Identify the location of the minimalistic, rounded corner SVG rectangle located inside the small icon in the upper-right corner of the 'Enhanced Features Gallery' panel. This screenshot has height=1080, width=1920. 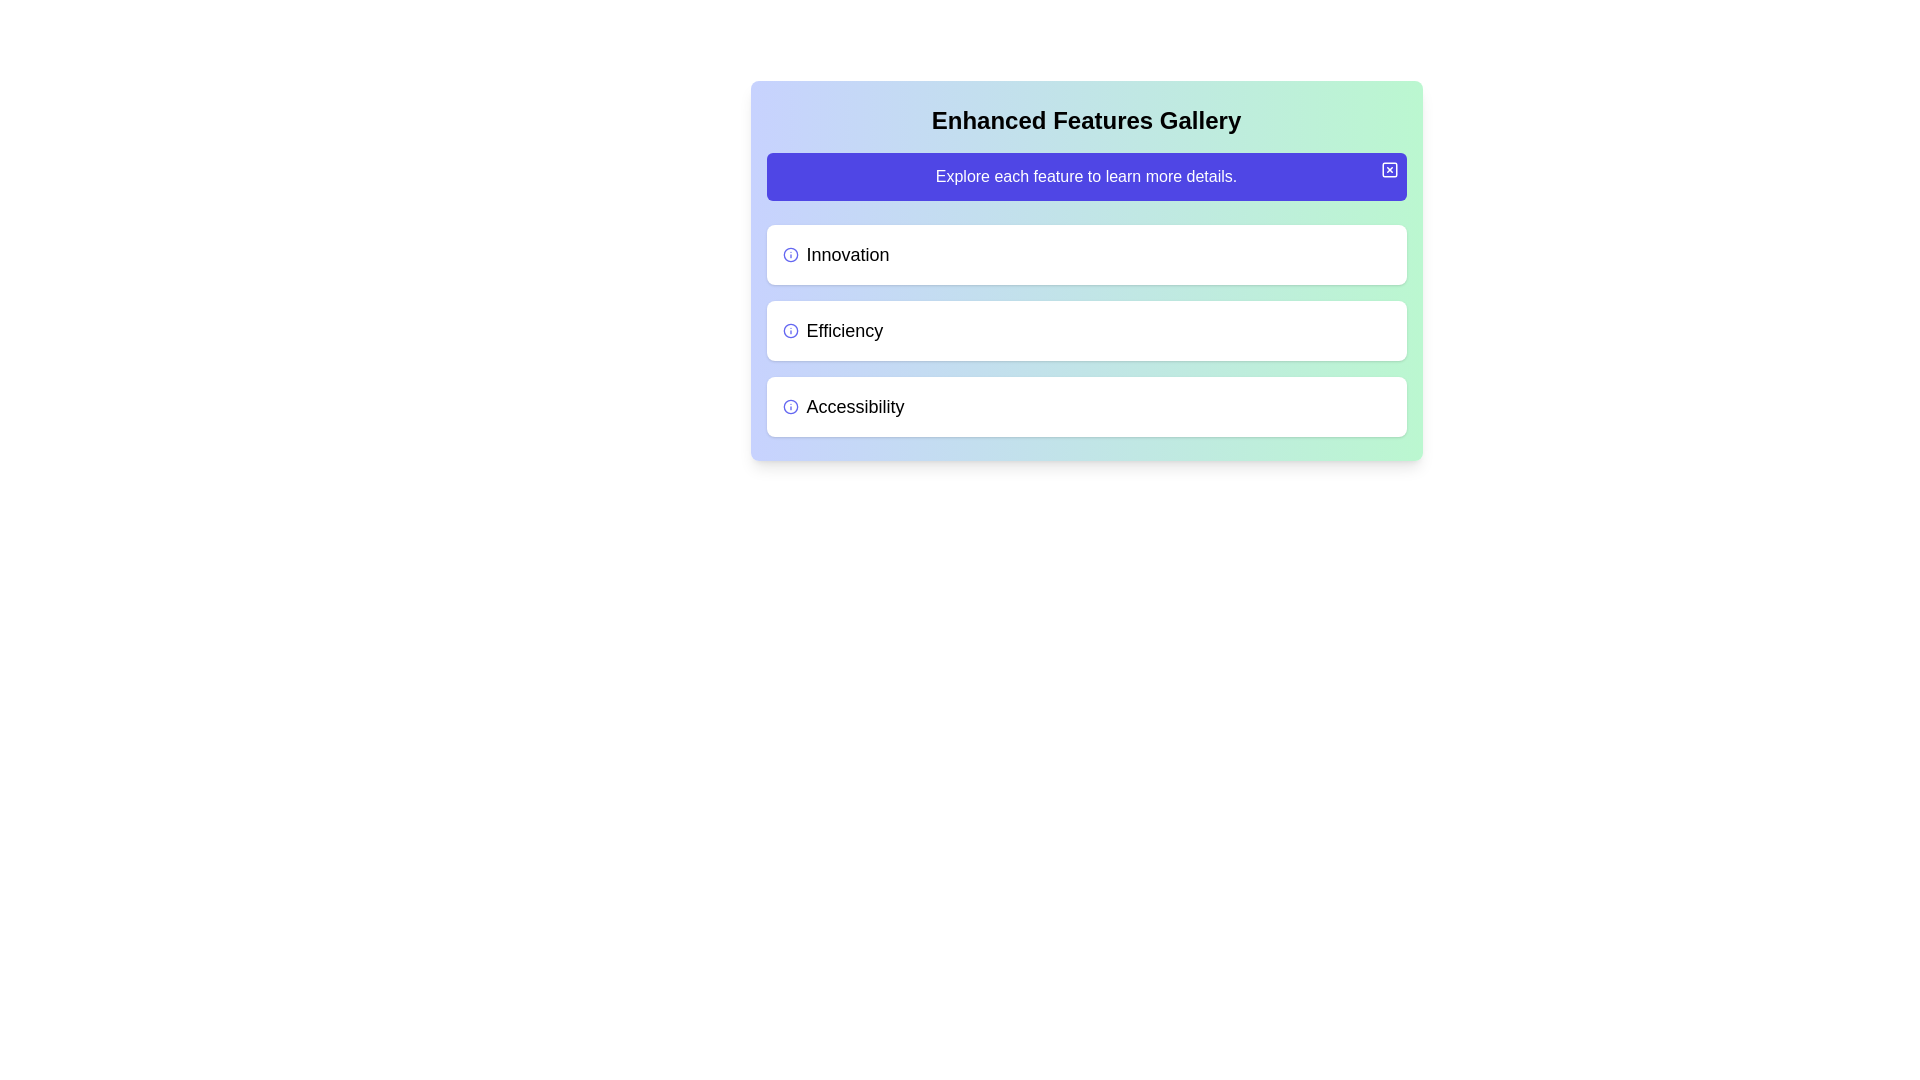
(1388, 168).